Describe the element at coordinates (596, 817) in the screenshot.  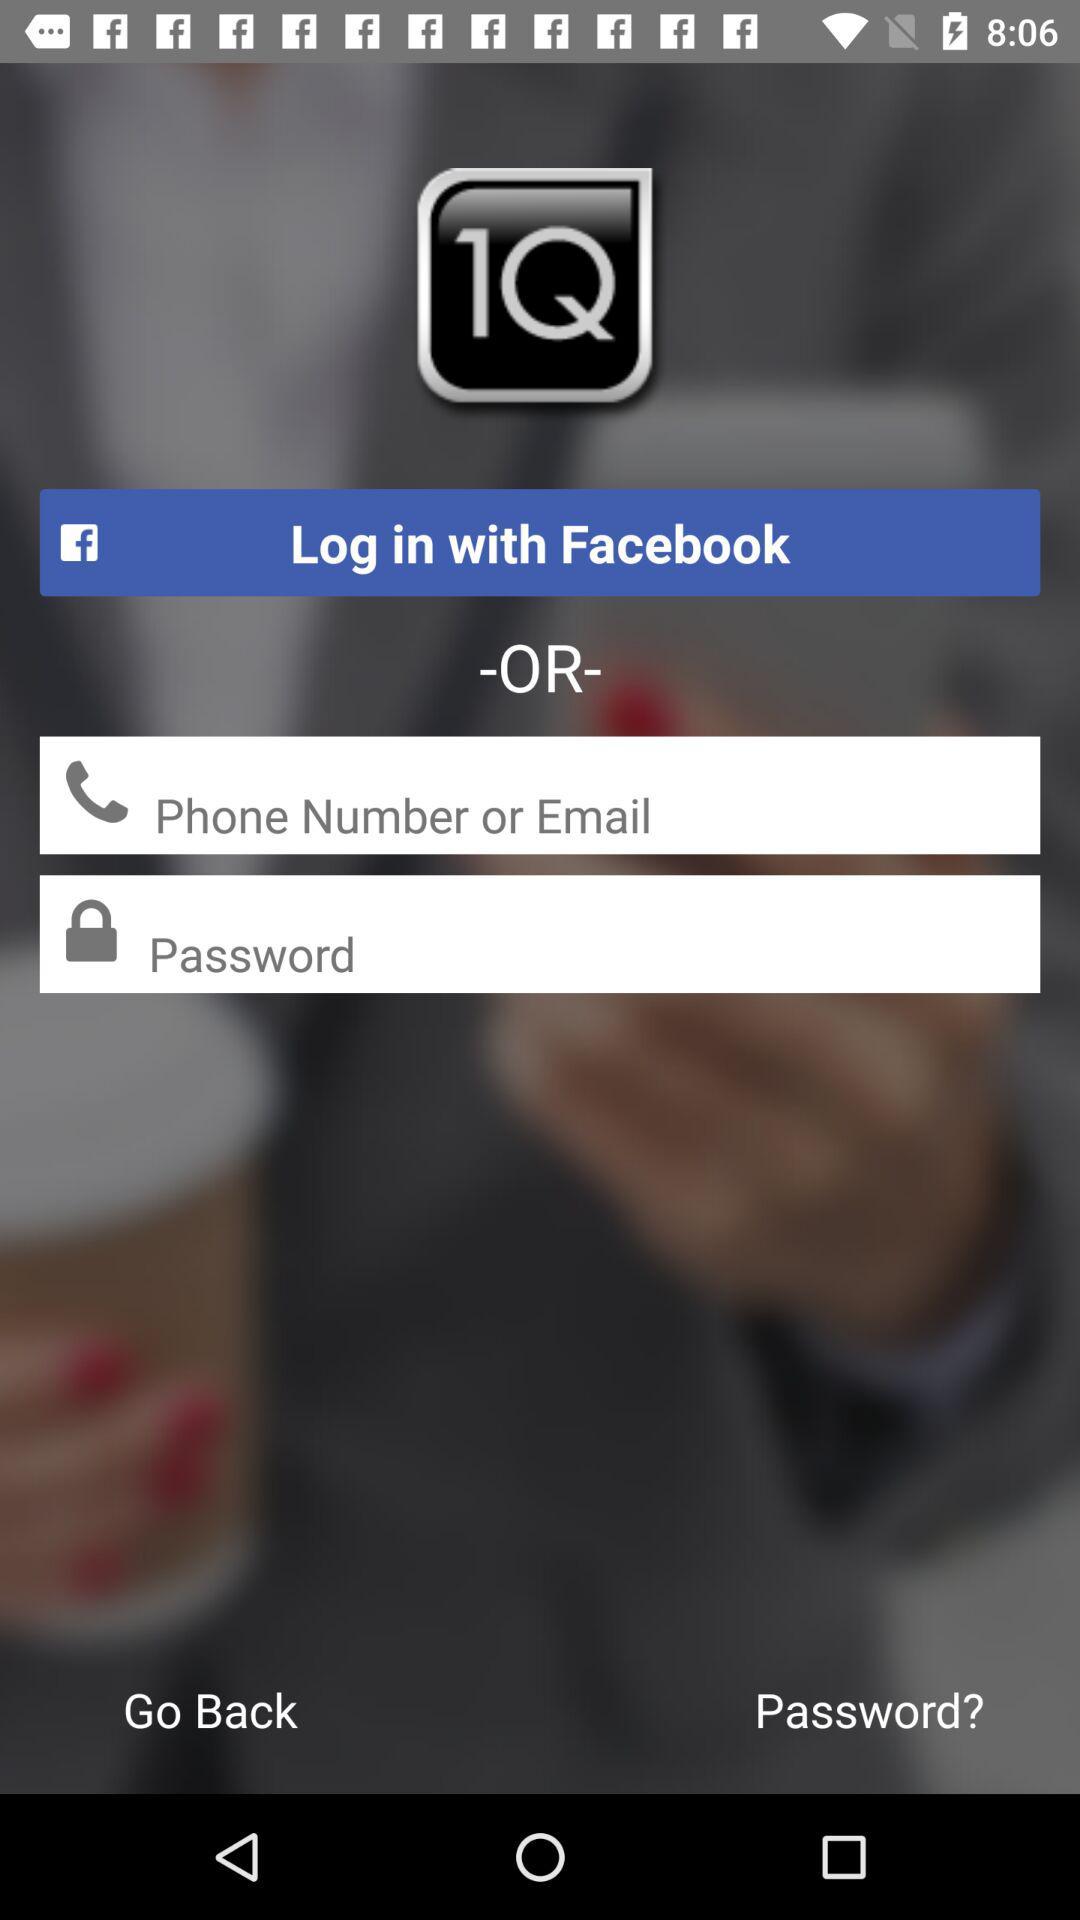
I see `login information` at that location.